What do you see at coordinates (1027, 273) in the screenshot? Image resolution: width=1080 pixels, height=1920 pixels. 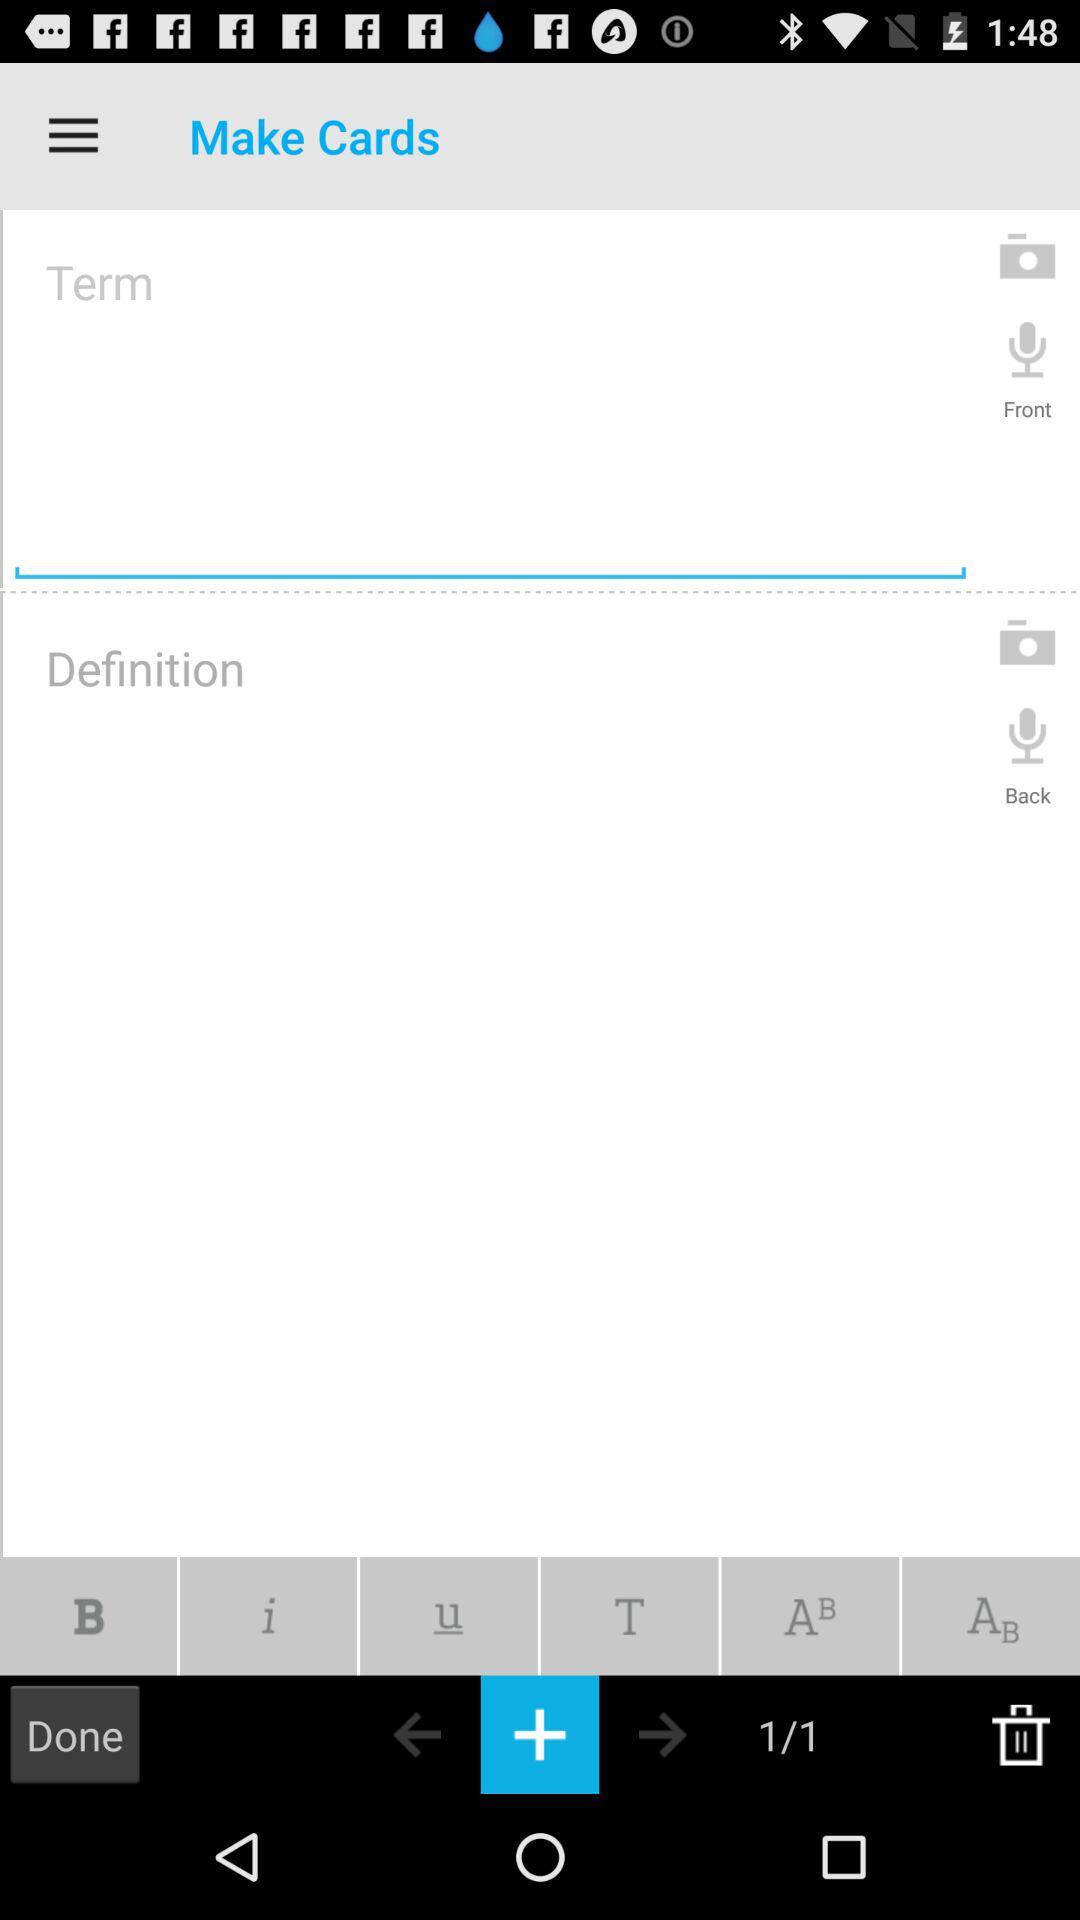 I see `the photo icon` at bounding box center [1027, 273].